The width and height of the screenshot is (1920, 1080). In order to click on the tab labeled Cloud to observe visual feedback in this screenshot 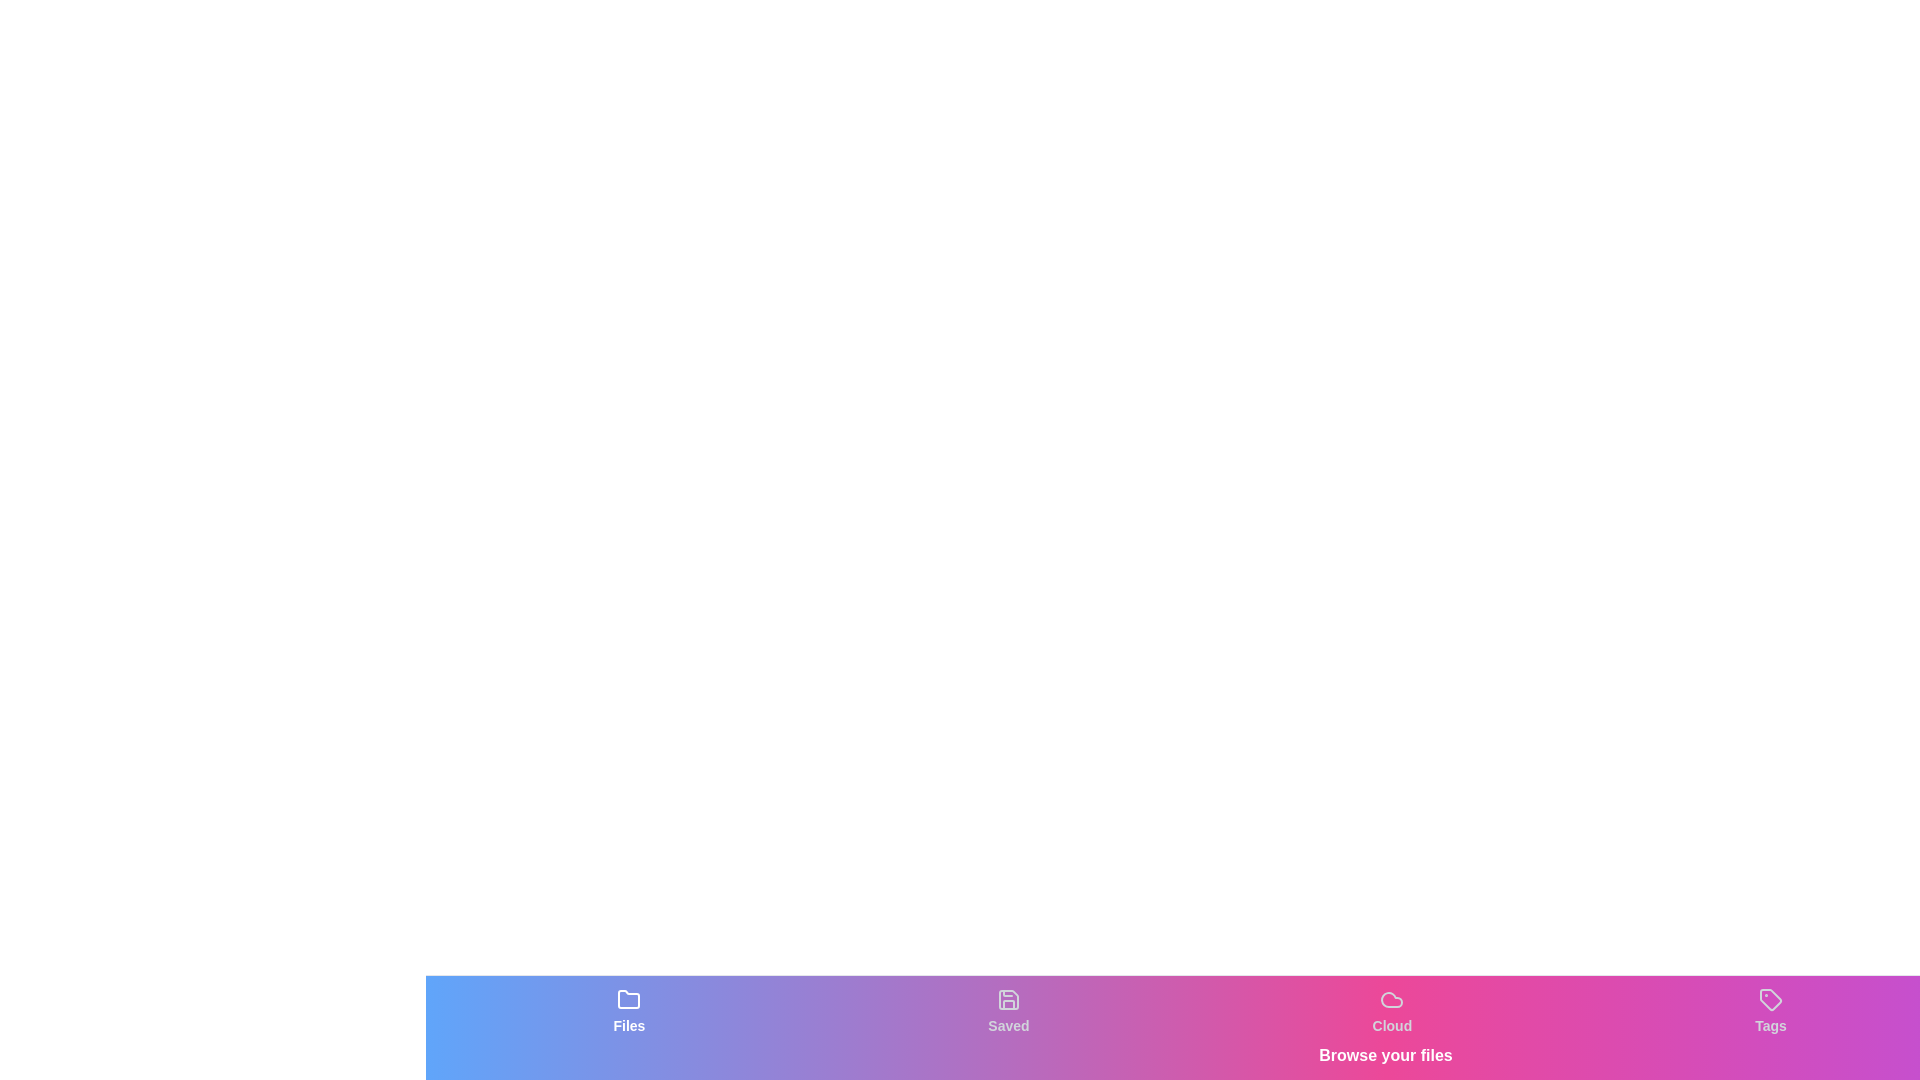, I will do `click(1391, 1011)`.